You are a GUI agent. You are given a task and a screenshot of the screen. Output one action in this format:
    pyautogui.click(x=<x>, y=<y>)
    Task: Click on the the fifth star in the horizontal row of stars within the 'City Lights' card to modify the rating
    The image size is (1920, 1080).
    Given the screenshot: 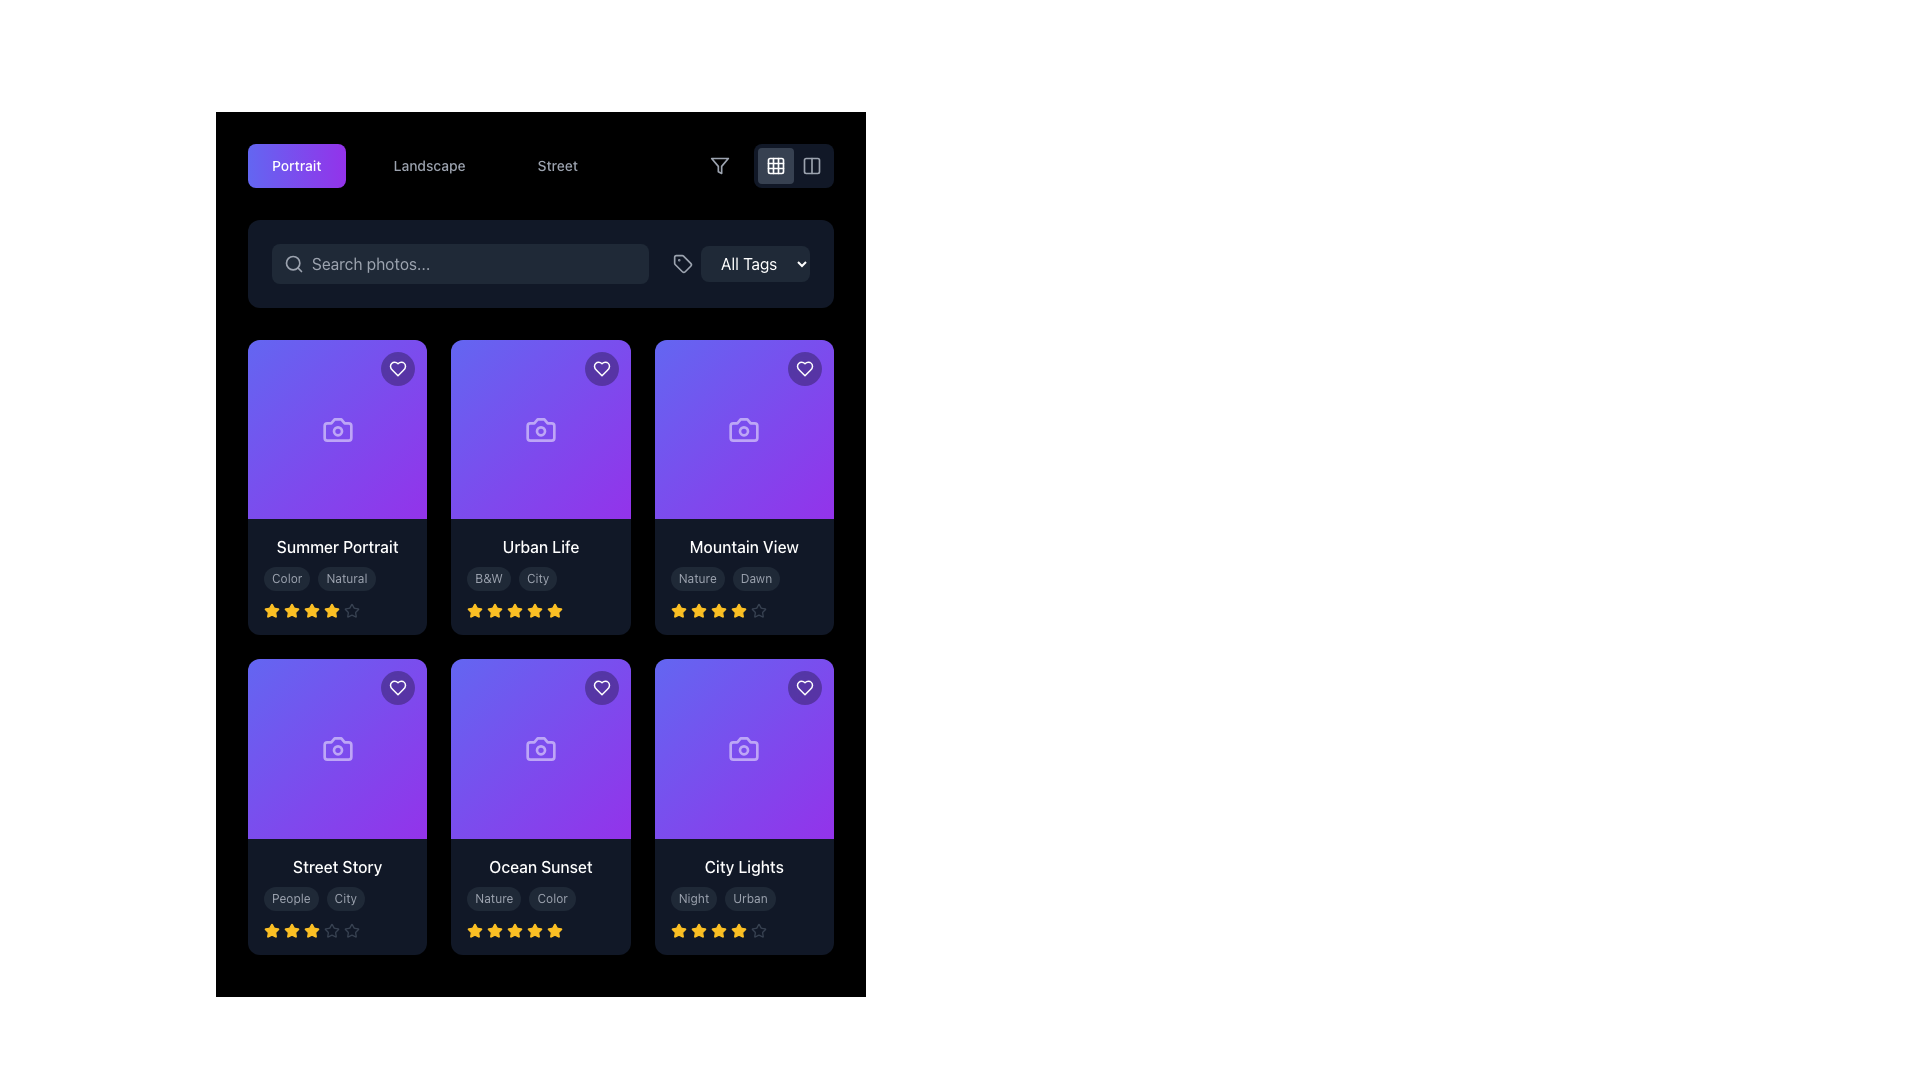 What is the action you would take?
    pyautogui.click(x=757, y=930)
    